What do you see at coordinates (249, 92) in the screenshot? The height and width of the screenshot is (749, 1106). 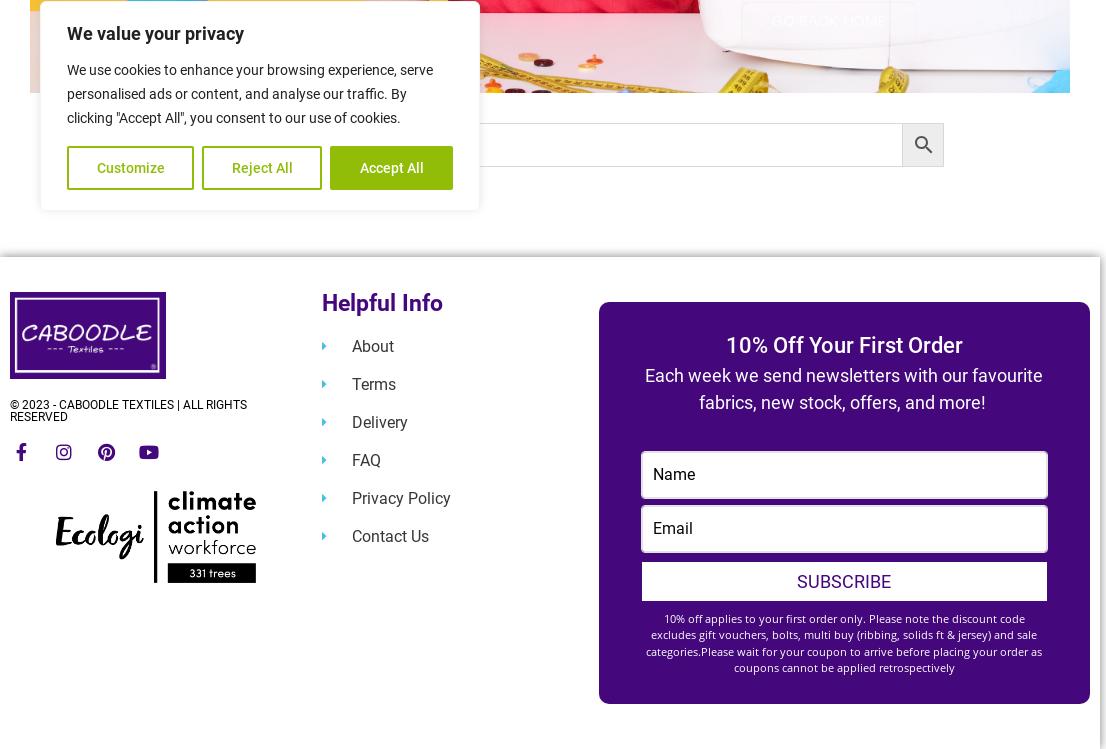 I see `'We use cookies to enhance your browsing experience, serve personalised ads or content, and analyse our traffic. By clicking "Accept All", you consent to our use of cookies.'` at bounding box center [249, 92].